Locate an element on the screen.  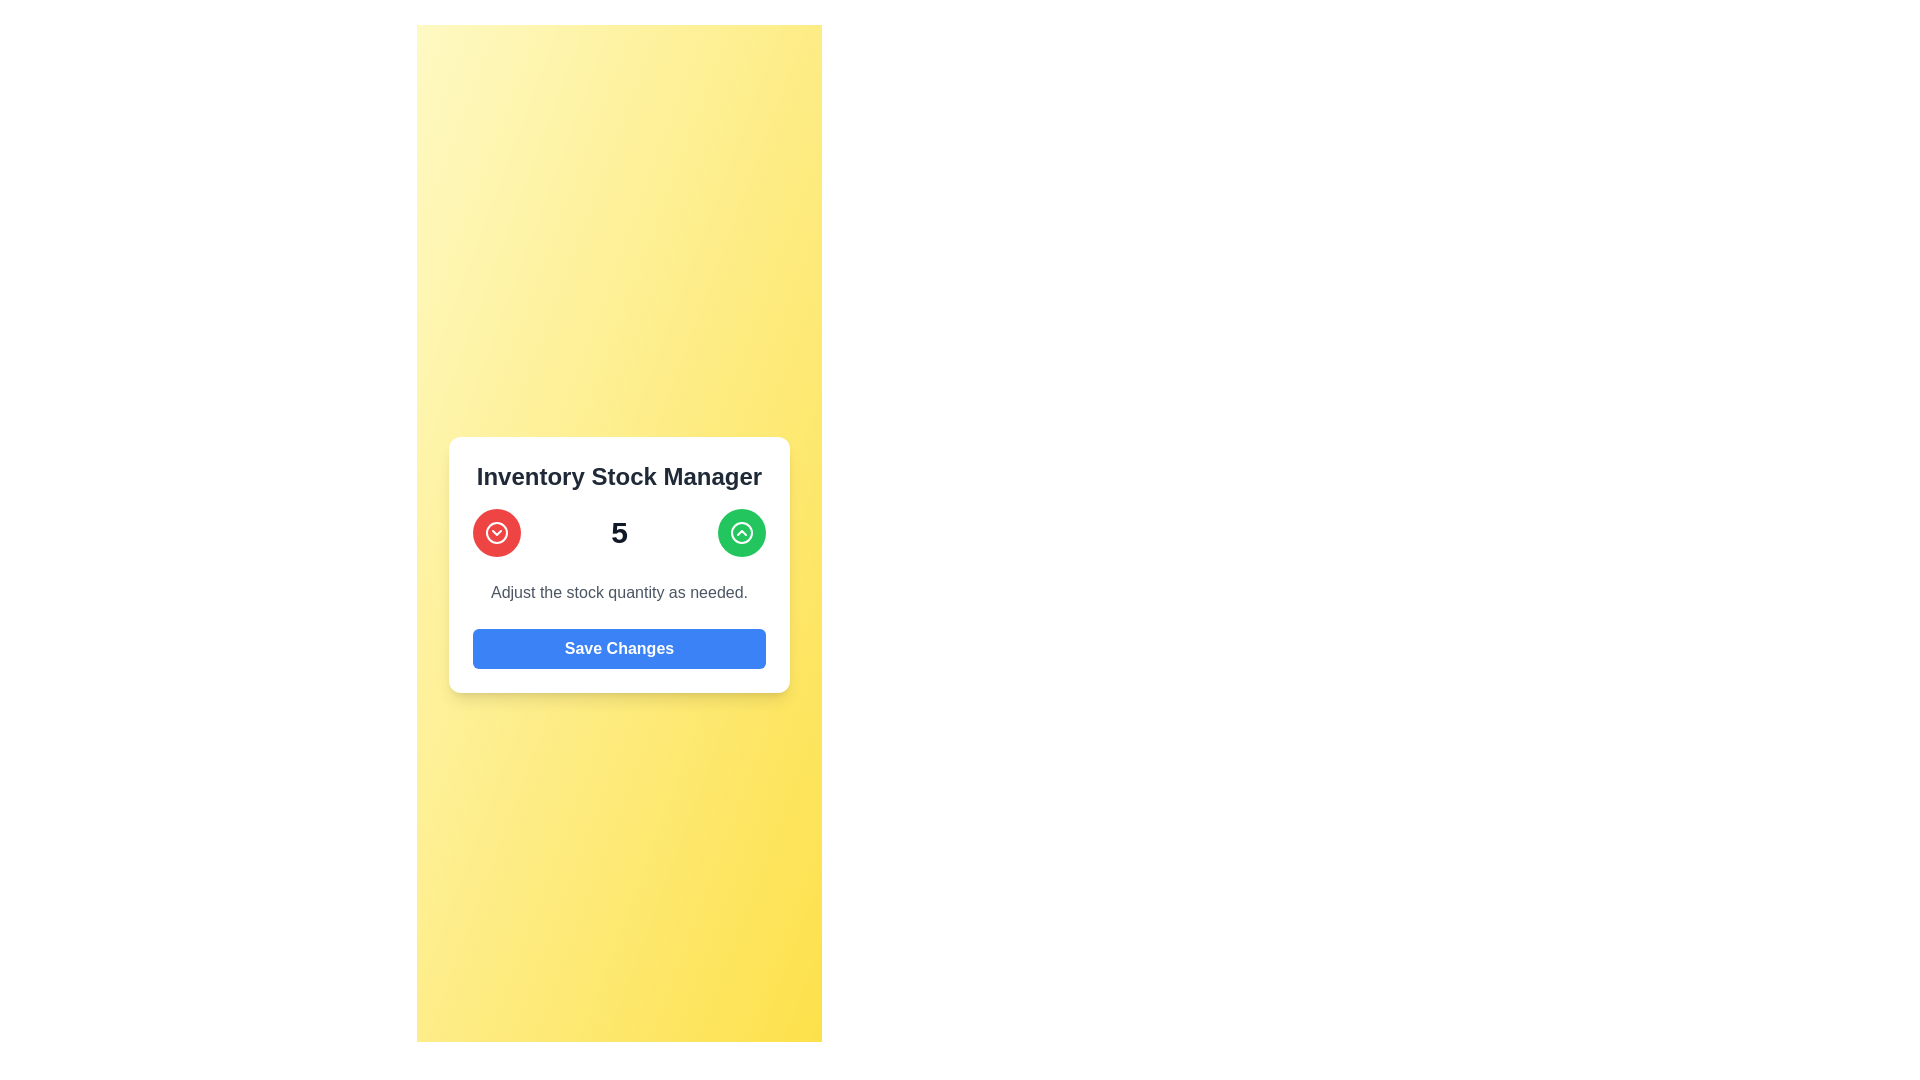
the circular red button with a white chevron arrow pointing downwards by is located at coordinates (497, 531).